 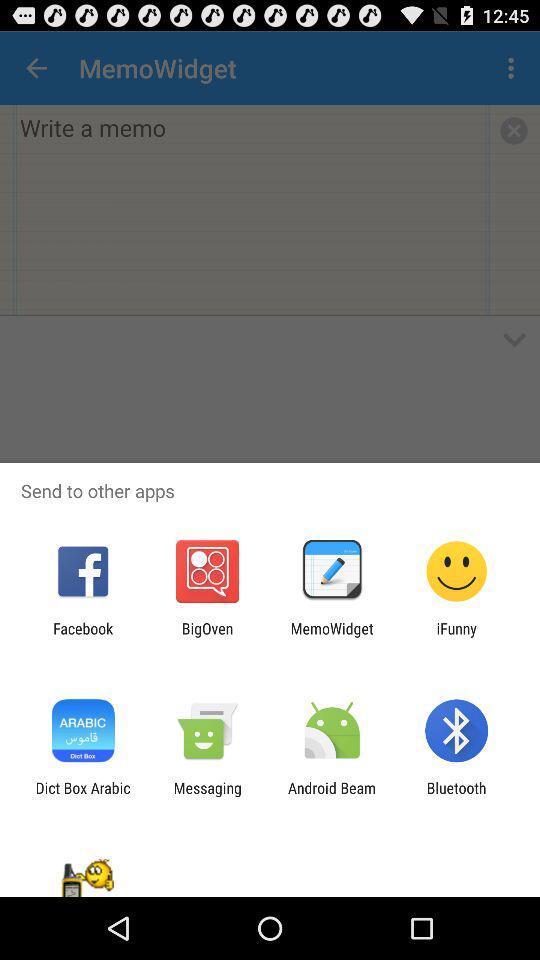 What do you see at coordinates (206, 636) in the screenshot?
I see `app to the right of facebook icon` at bounding box center [206, 636].